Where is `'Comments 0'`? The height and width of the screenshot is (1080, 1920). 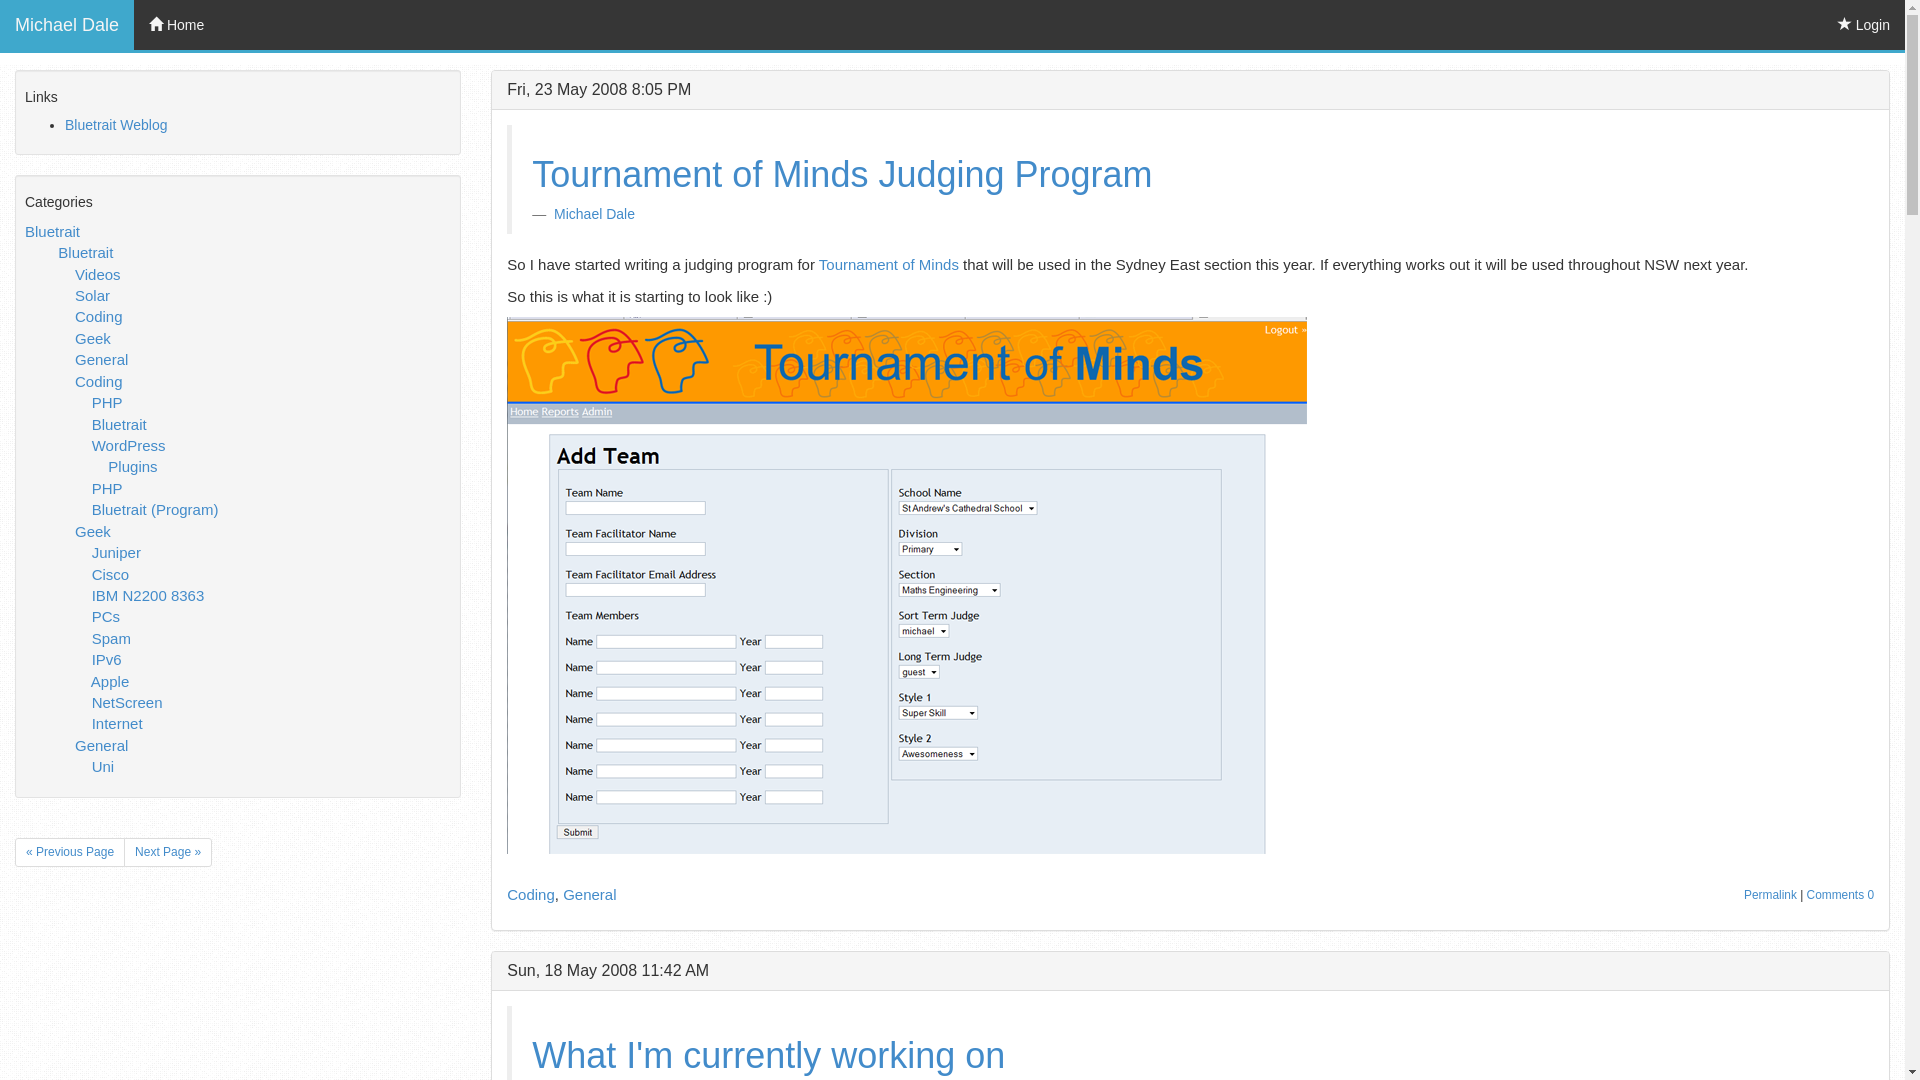
'Comments 0' is located at coordinates (1806, 893).